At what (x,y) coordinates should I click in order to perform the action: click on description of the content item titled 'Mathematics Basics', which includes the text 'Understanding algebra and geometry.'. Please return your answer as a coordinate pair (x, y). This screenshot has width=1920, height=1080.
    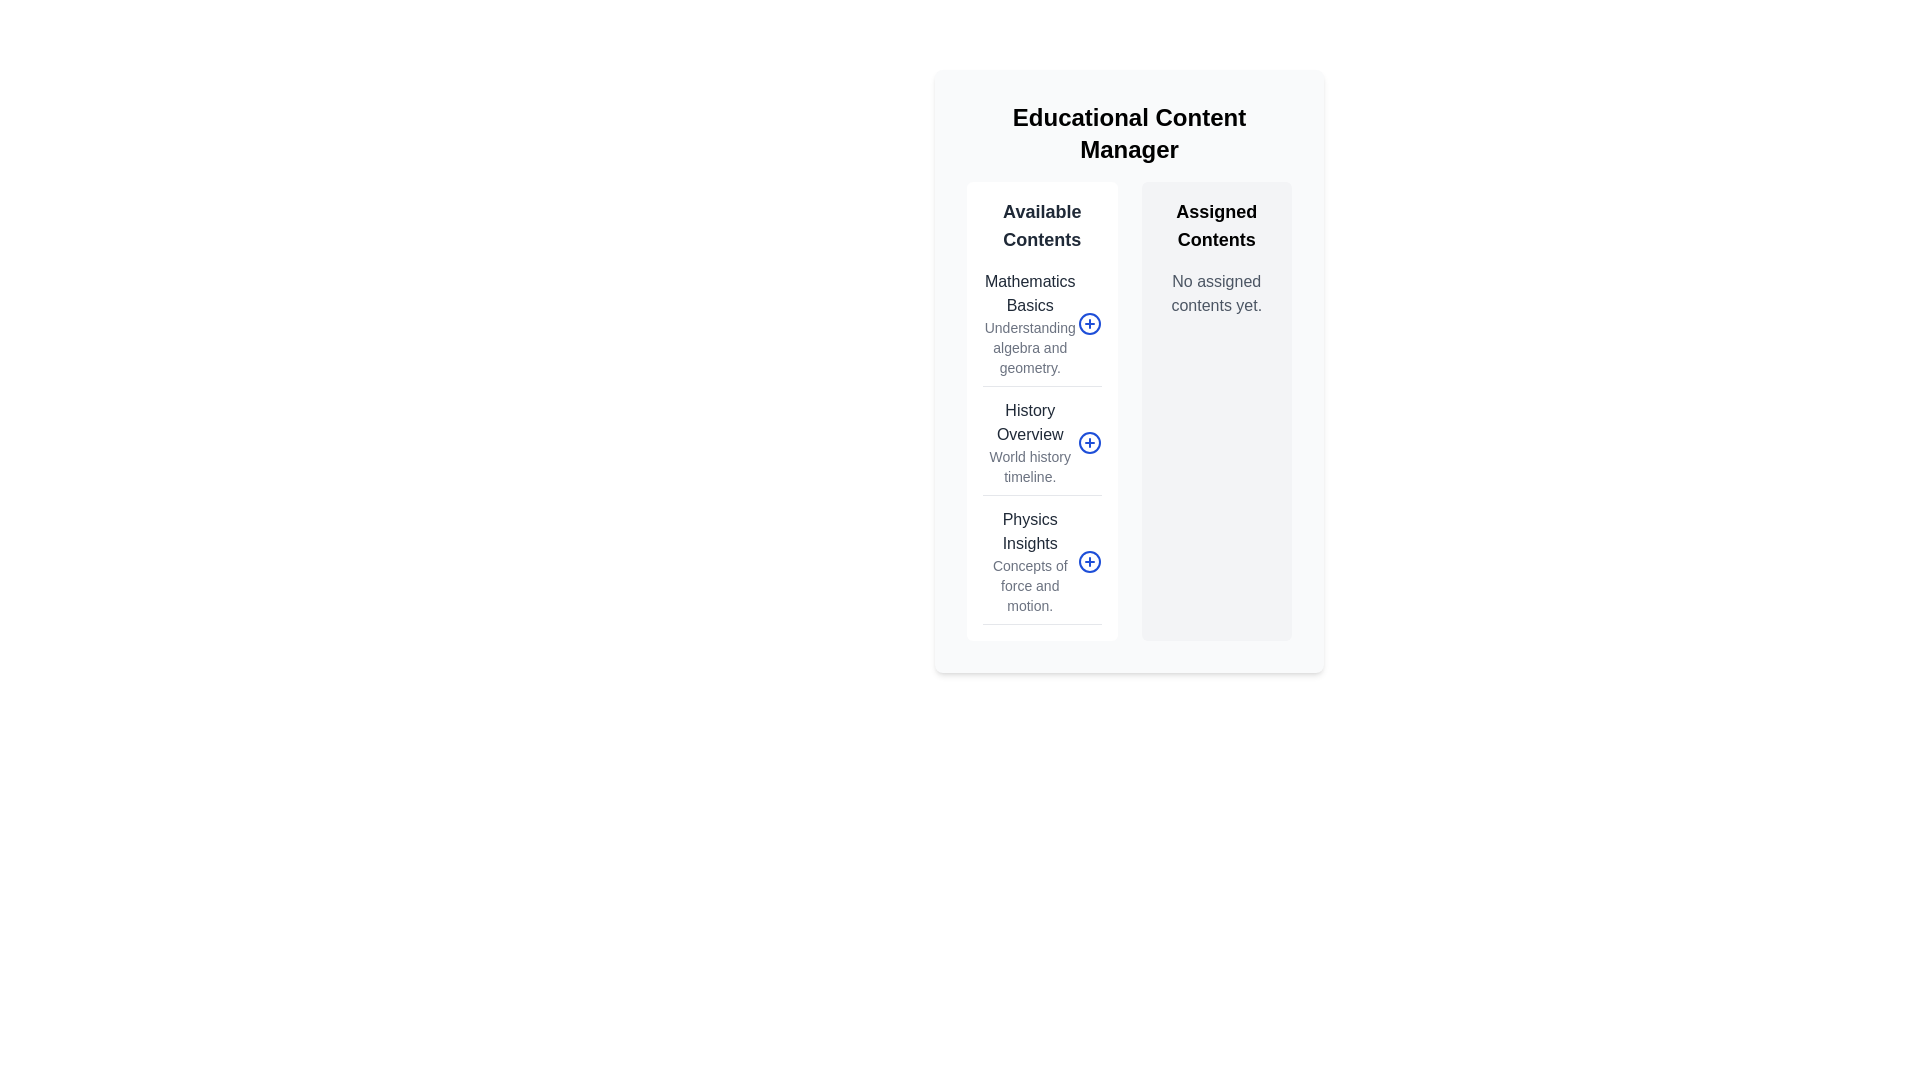
    Looking at the image, I should click on (1041, 327).